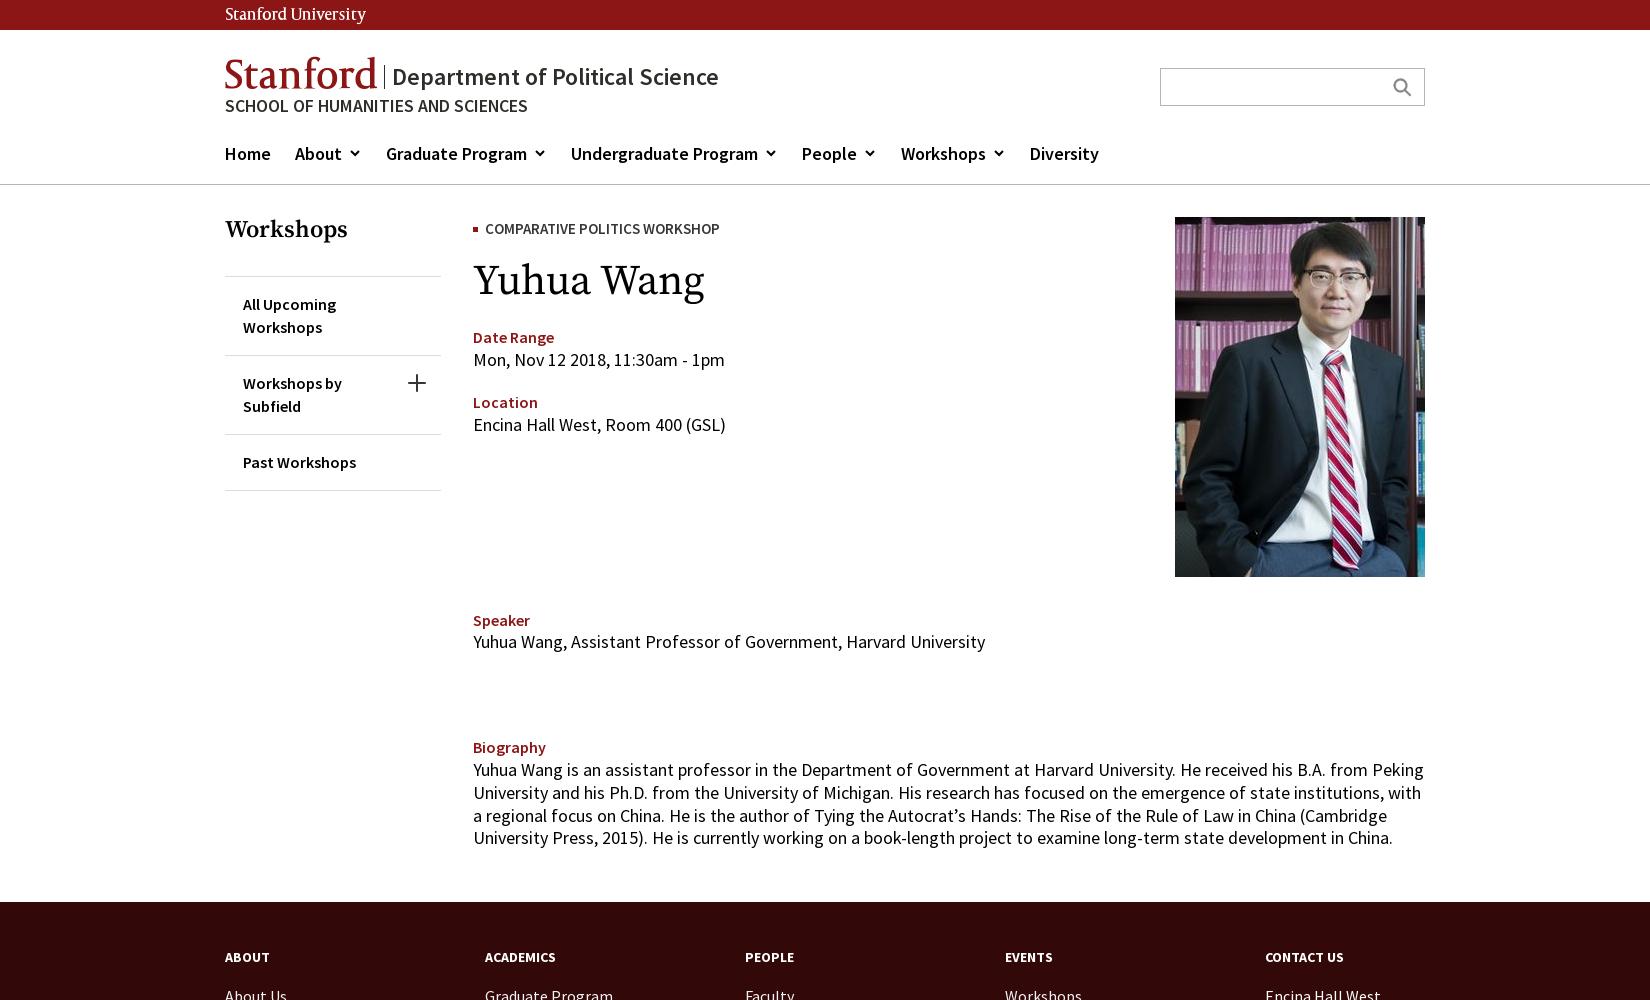 The width and height of the screenshot is (1650, 1000). What do you see at coordinates (299, 460) in the screenshot?
I see `'Past Workshops'` at bounding box center [299, 460].